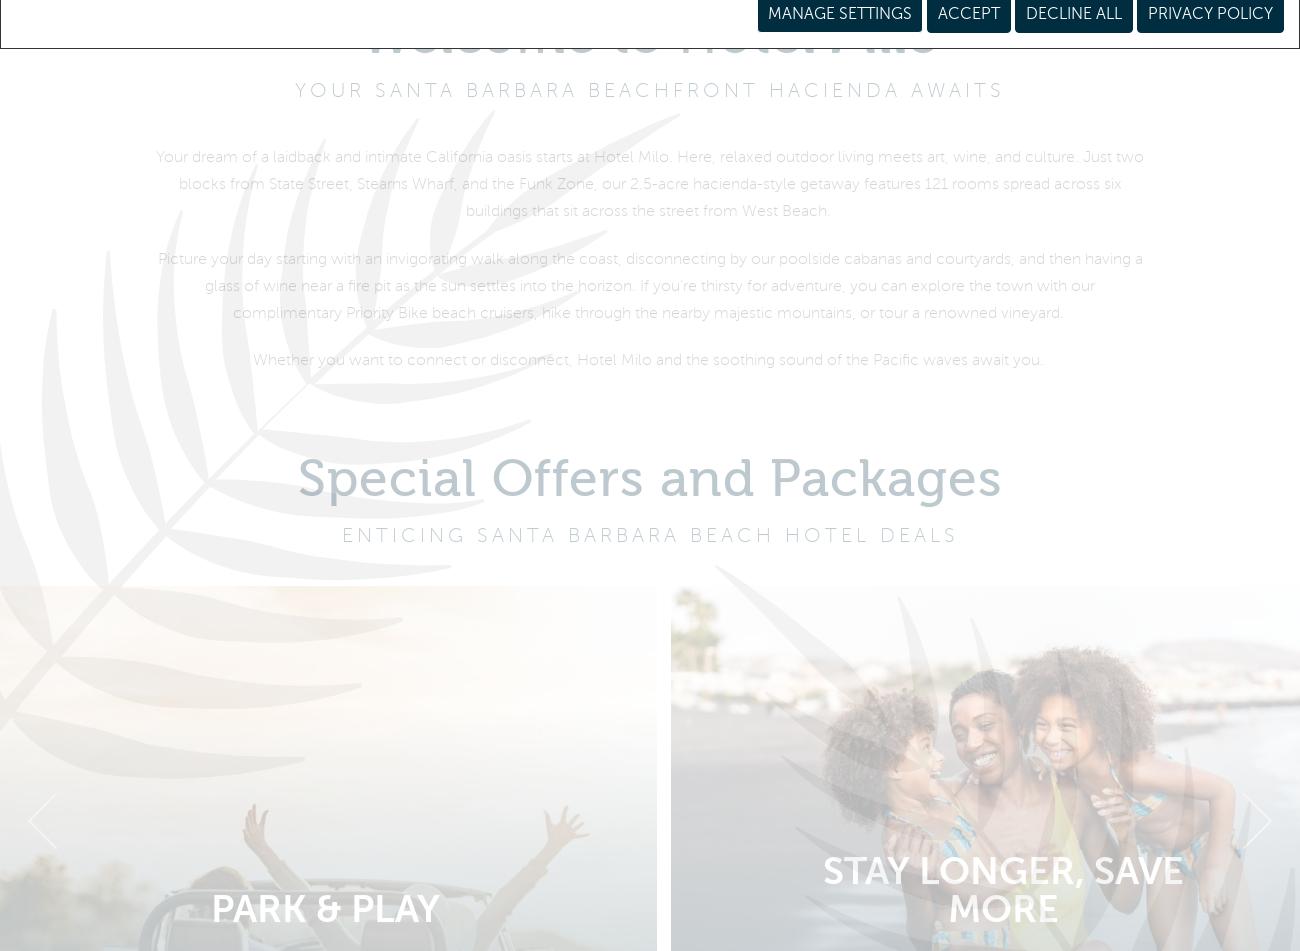 The image size is (1300, 951). What do you see at coordinates (209, 920) in the screenshot?
I see `'Park & Play'` at bounding box center [209, 920].